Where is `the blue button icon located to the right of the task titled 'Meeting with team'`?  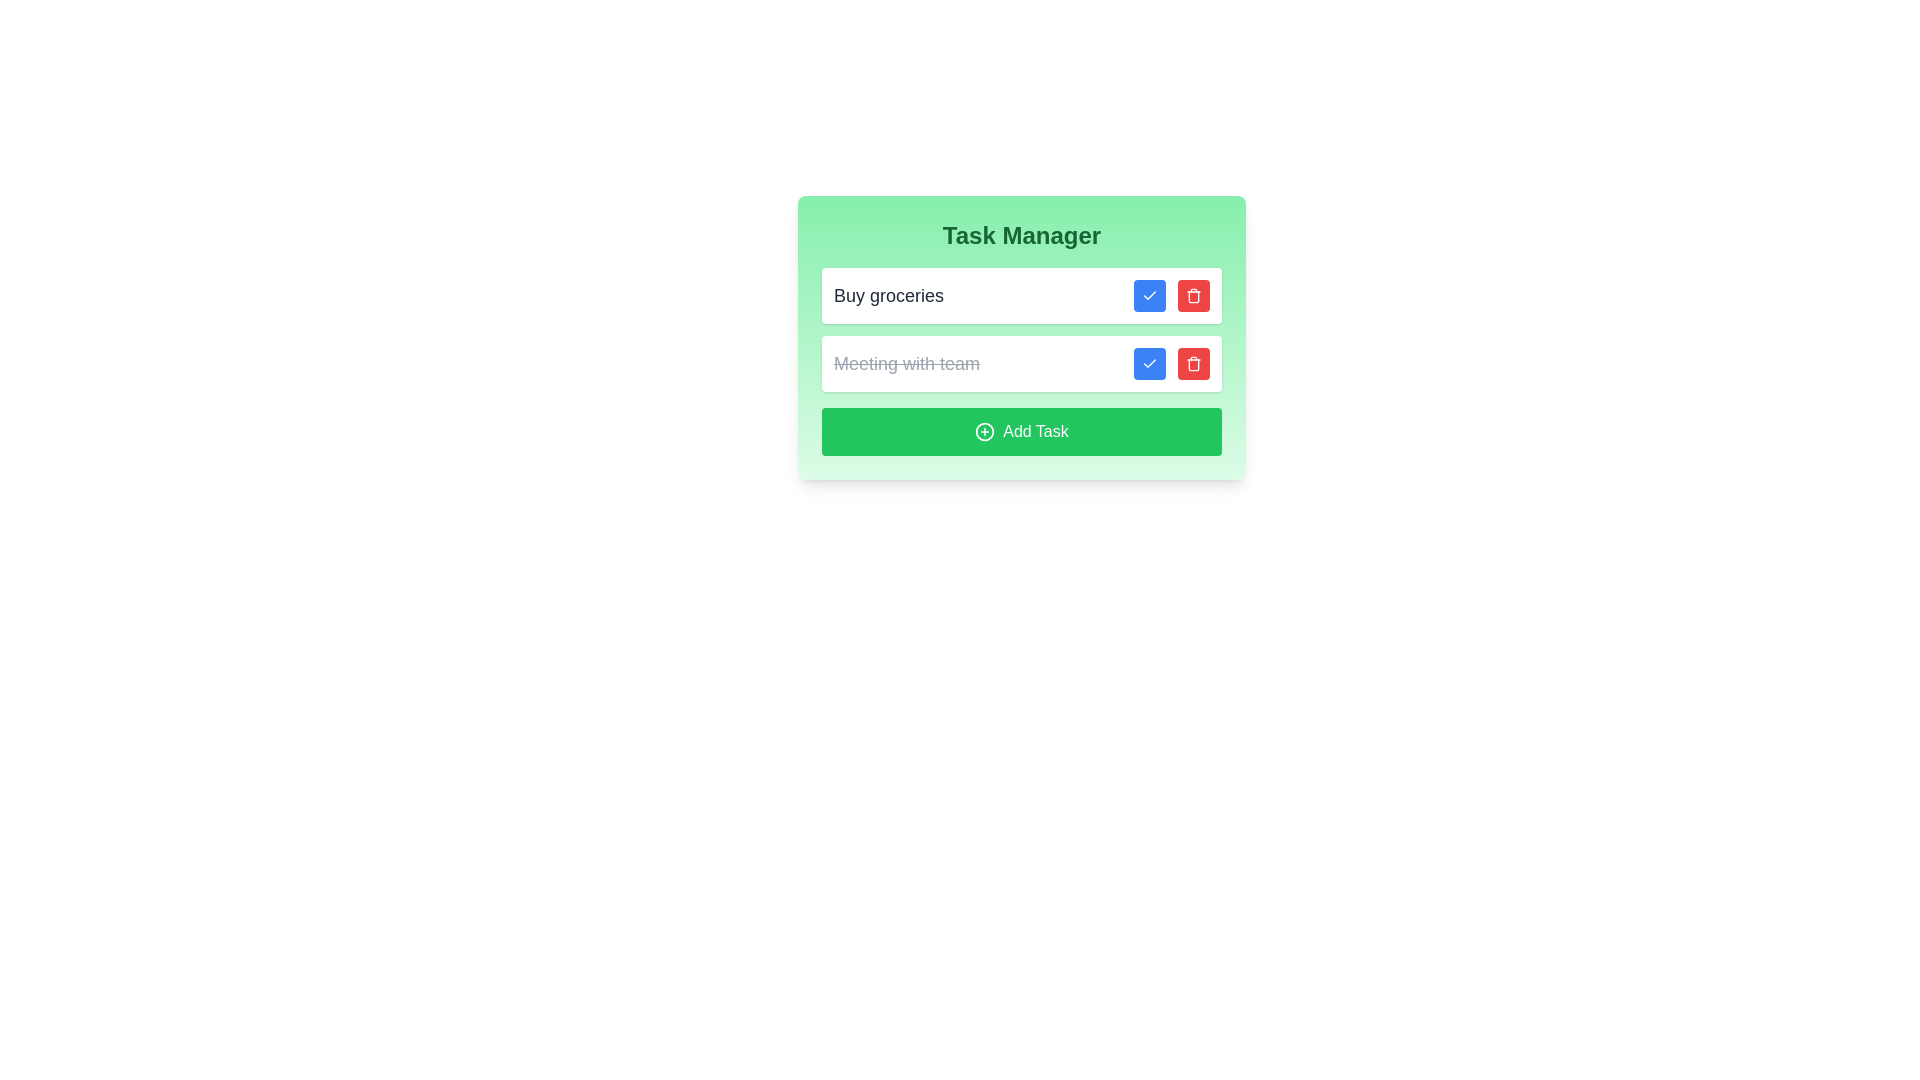 the blue button icon located to the right of the task titled 'Meeting with team' is located at coordinates (1150, 363).